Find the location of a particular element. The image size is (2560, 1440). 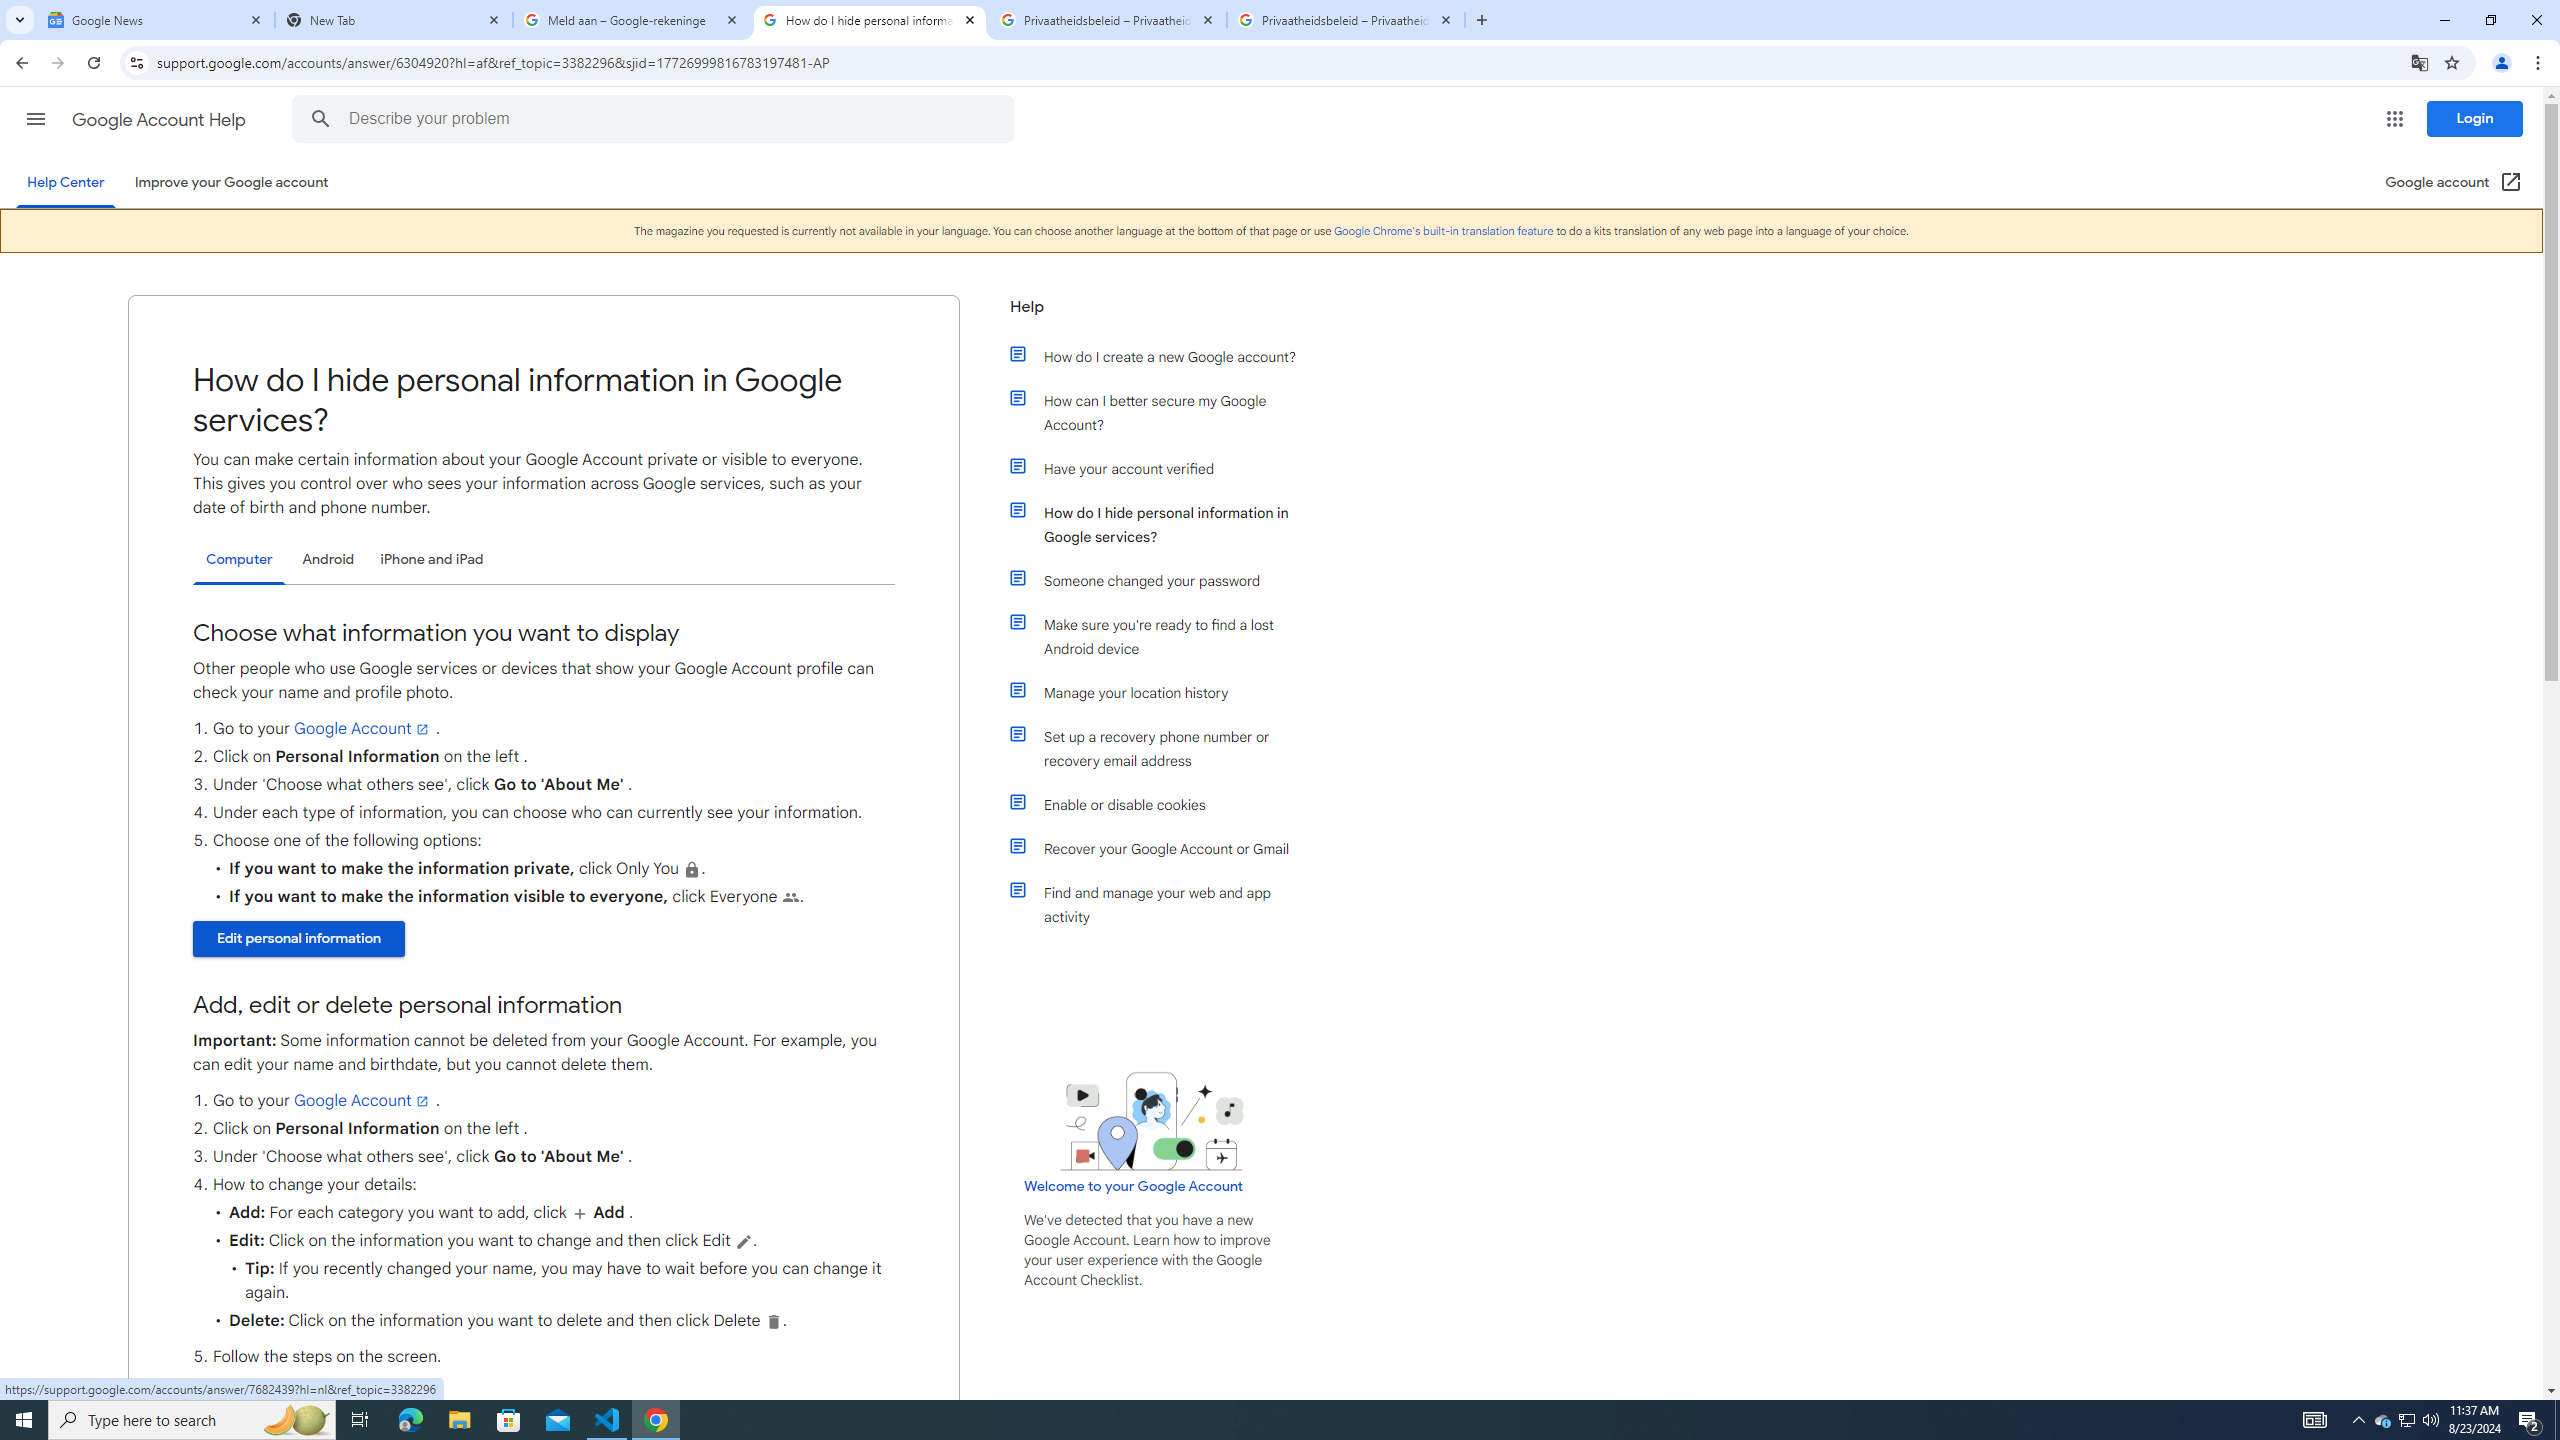

'Google Account' is located at coordinates (362, 1100).